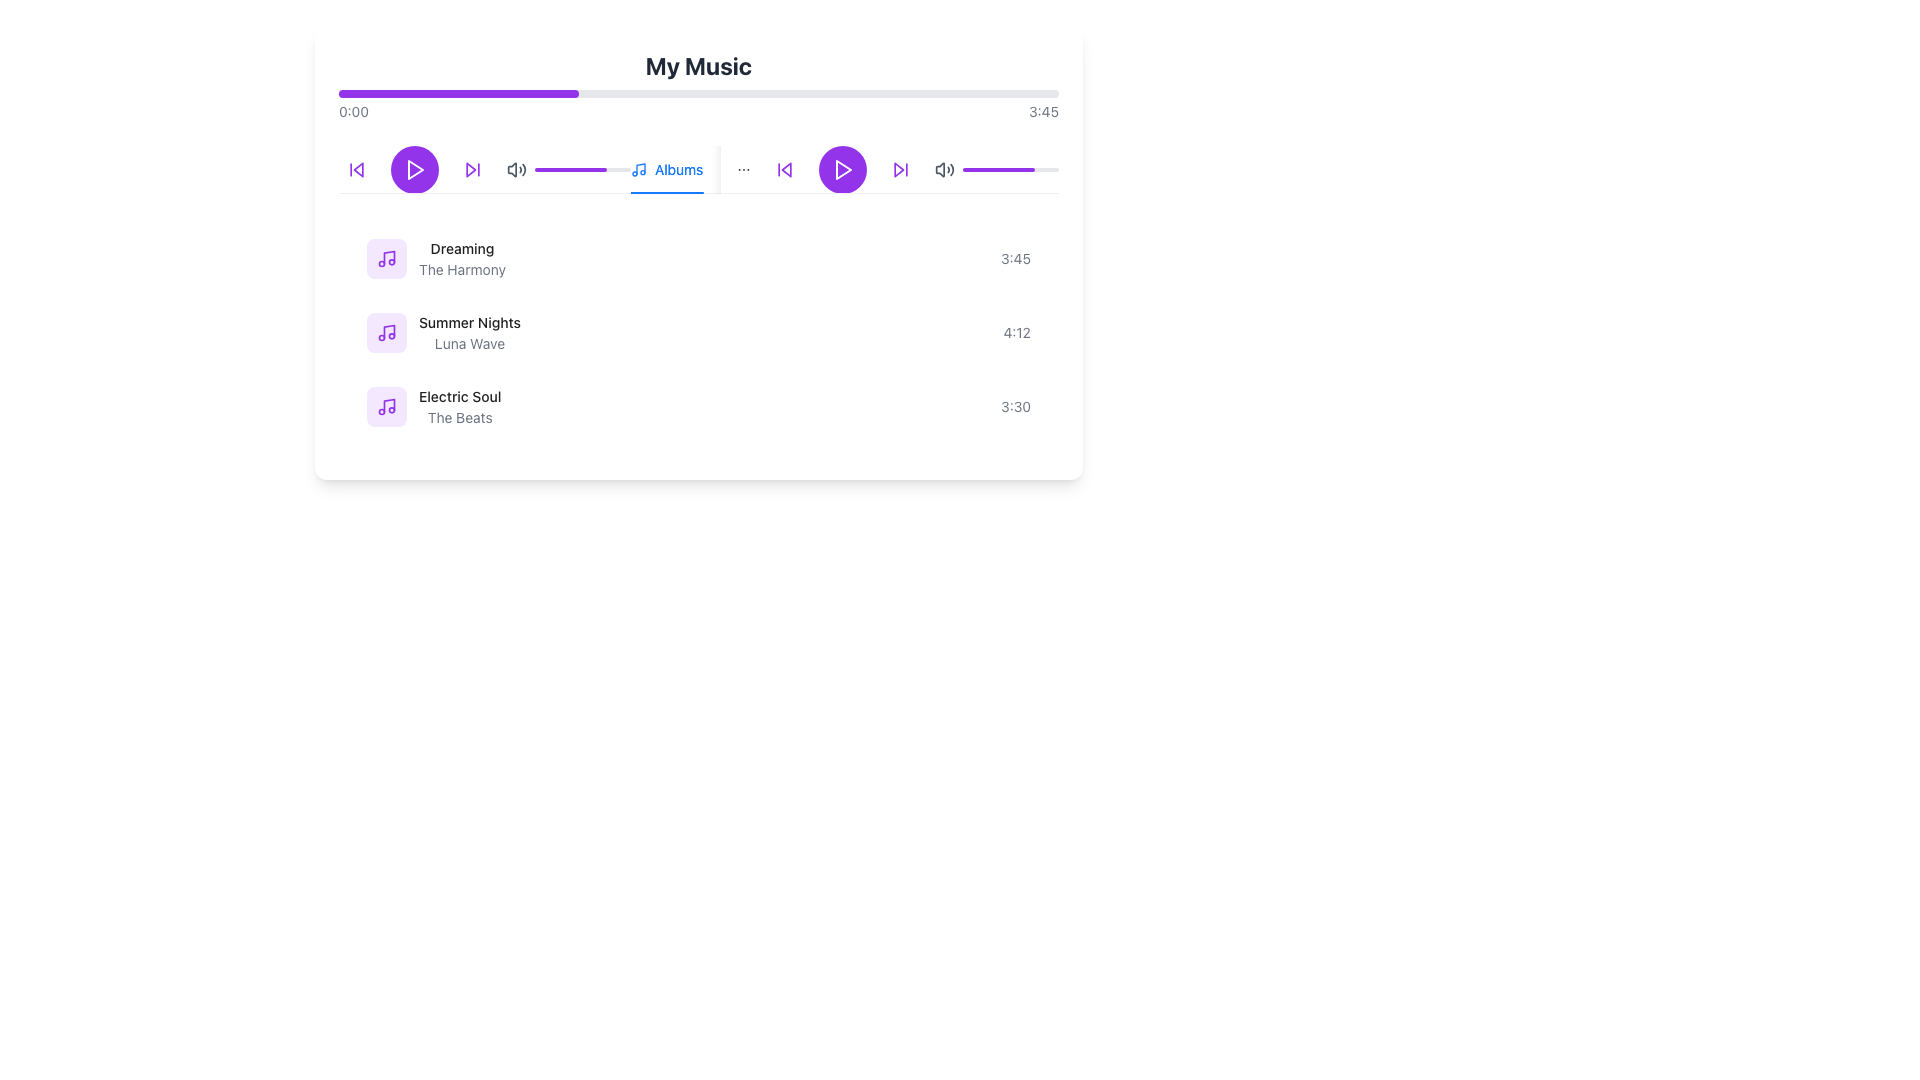 The image size is (1920, 1080). Describe the element at coordinates (435, 257) in the screenshot. I see `the label representing the music track titled 'Dreaming' by 'The Harmony'` at that location.